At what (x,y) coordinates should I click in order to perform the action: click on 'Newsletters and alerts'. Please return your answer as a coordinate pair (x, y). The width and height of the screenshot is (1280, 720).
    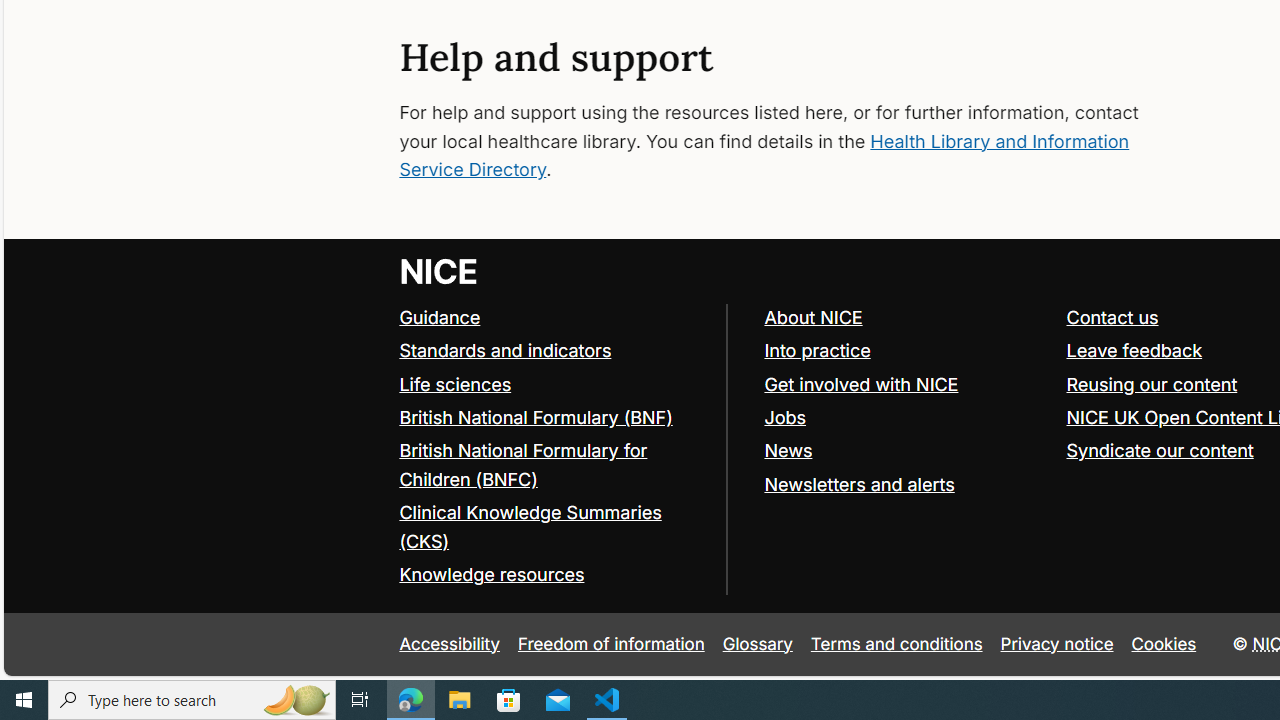
    Looking at the image, I should click on (859, 484).